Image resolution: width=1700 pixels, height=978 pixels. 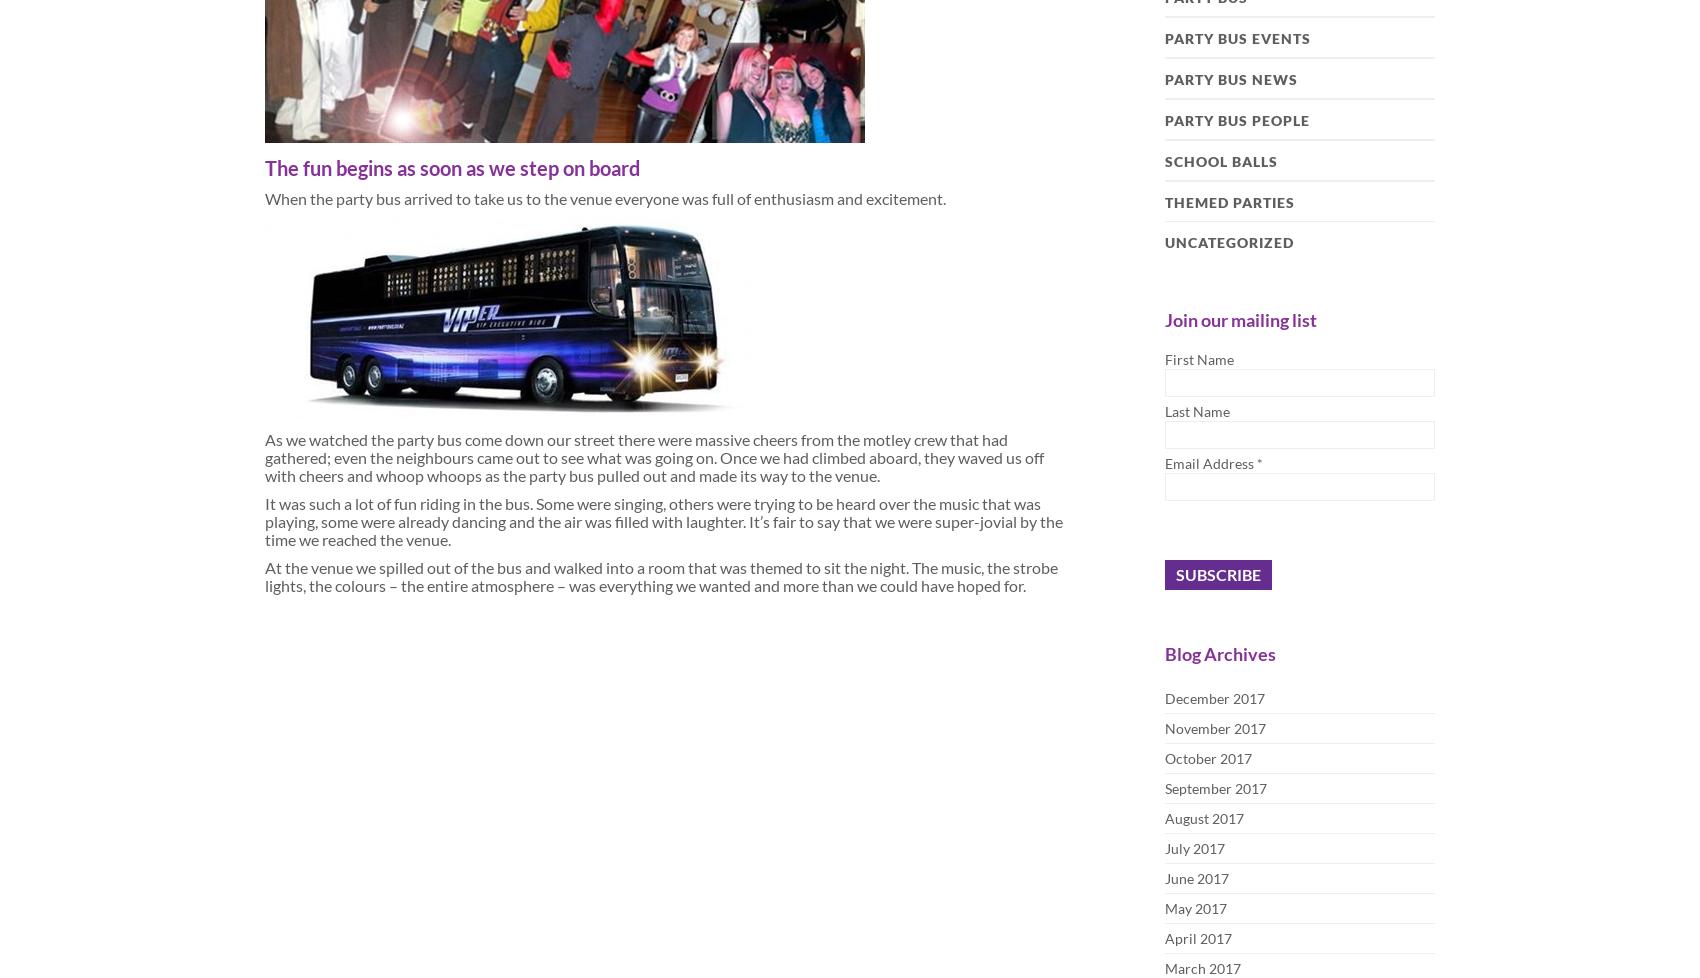 I want to click on 'School Balls', so click(x=1220, y=161).